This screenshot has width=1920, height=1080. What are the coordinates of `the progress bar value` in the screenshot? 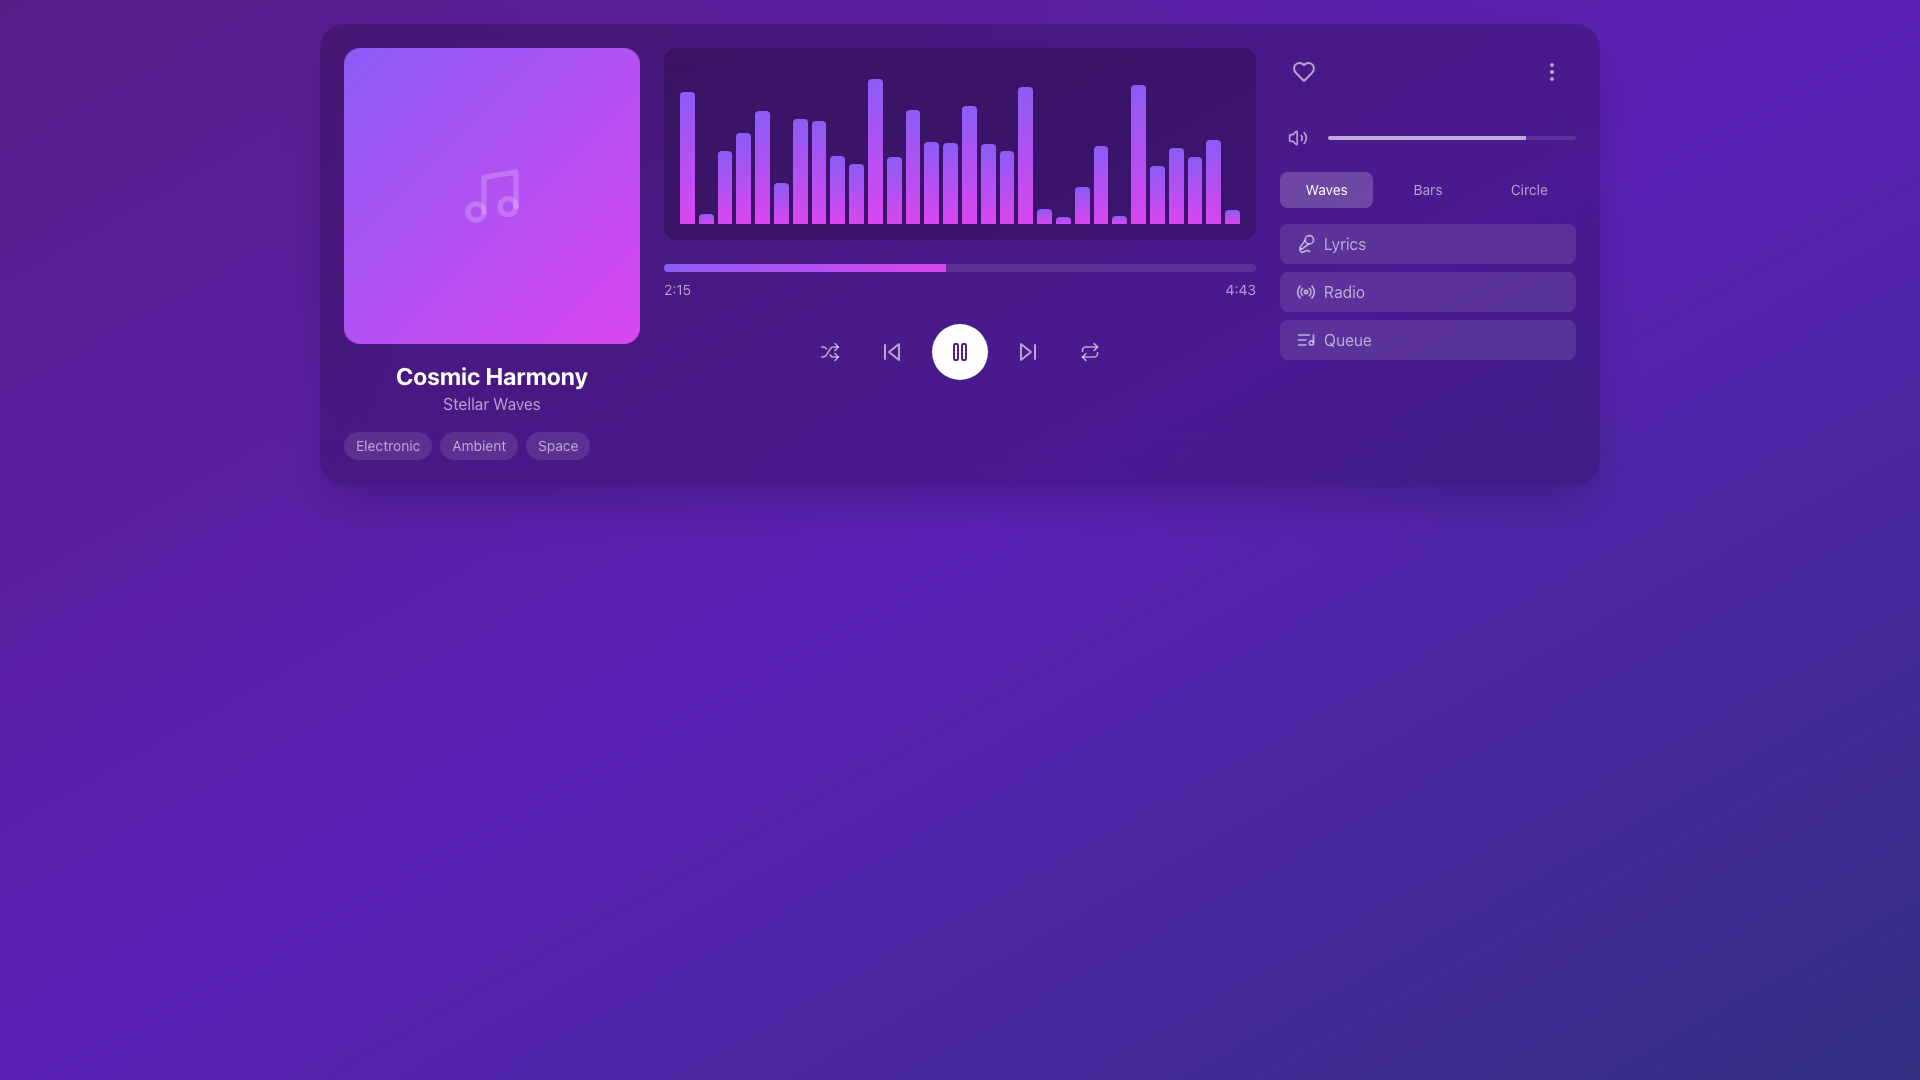 It's located at (686, 266).